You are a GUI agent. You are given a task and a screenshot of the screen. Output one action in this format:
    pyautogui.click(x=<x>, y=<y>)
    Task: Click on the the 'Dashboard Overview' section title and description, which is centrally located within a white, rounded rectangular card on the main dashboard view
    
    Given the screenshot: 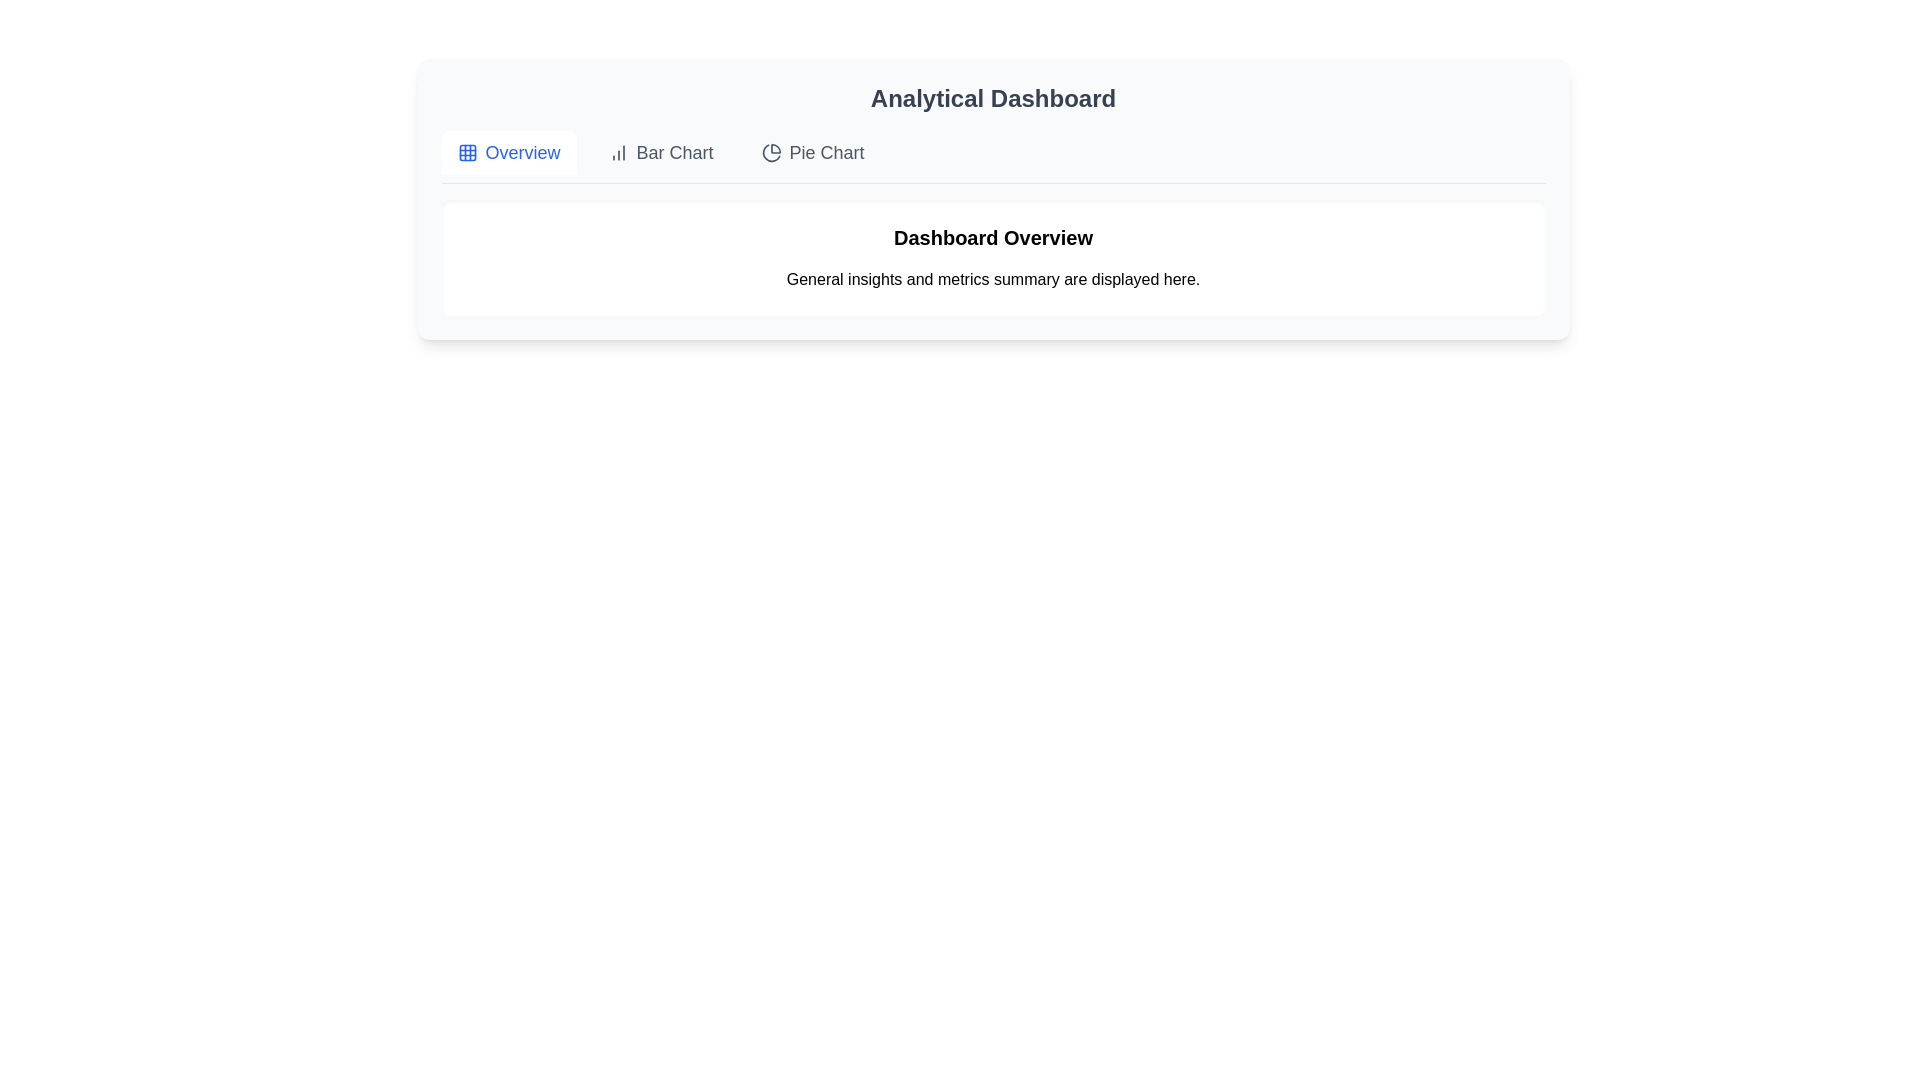 What is the action you would take?
    pyautogui.click(x=993, y=257)
    